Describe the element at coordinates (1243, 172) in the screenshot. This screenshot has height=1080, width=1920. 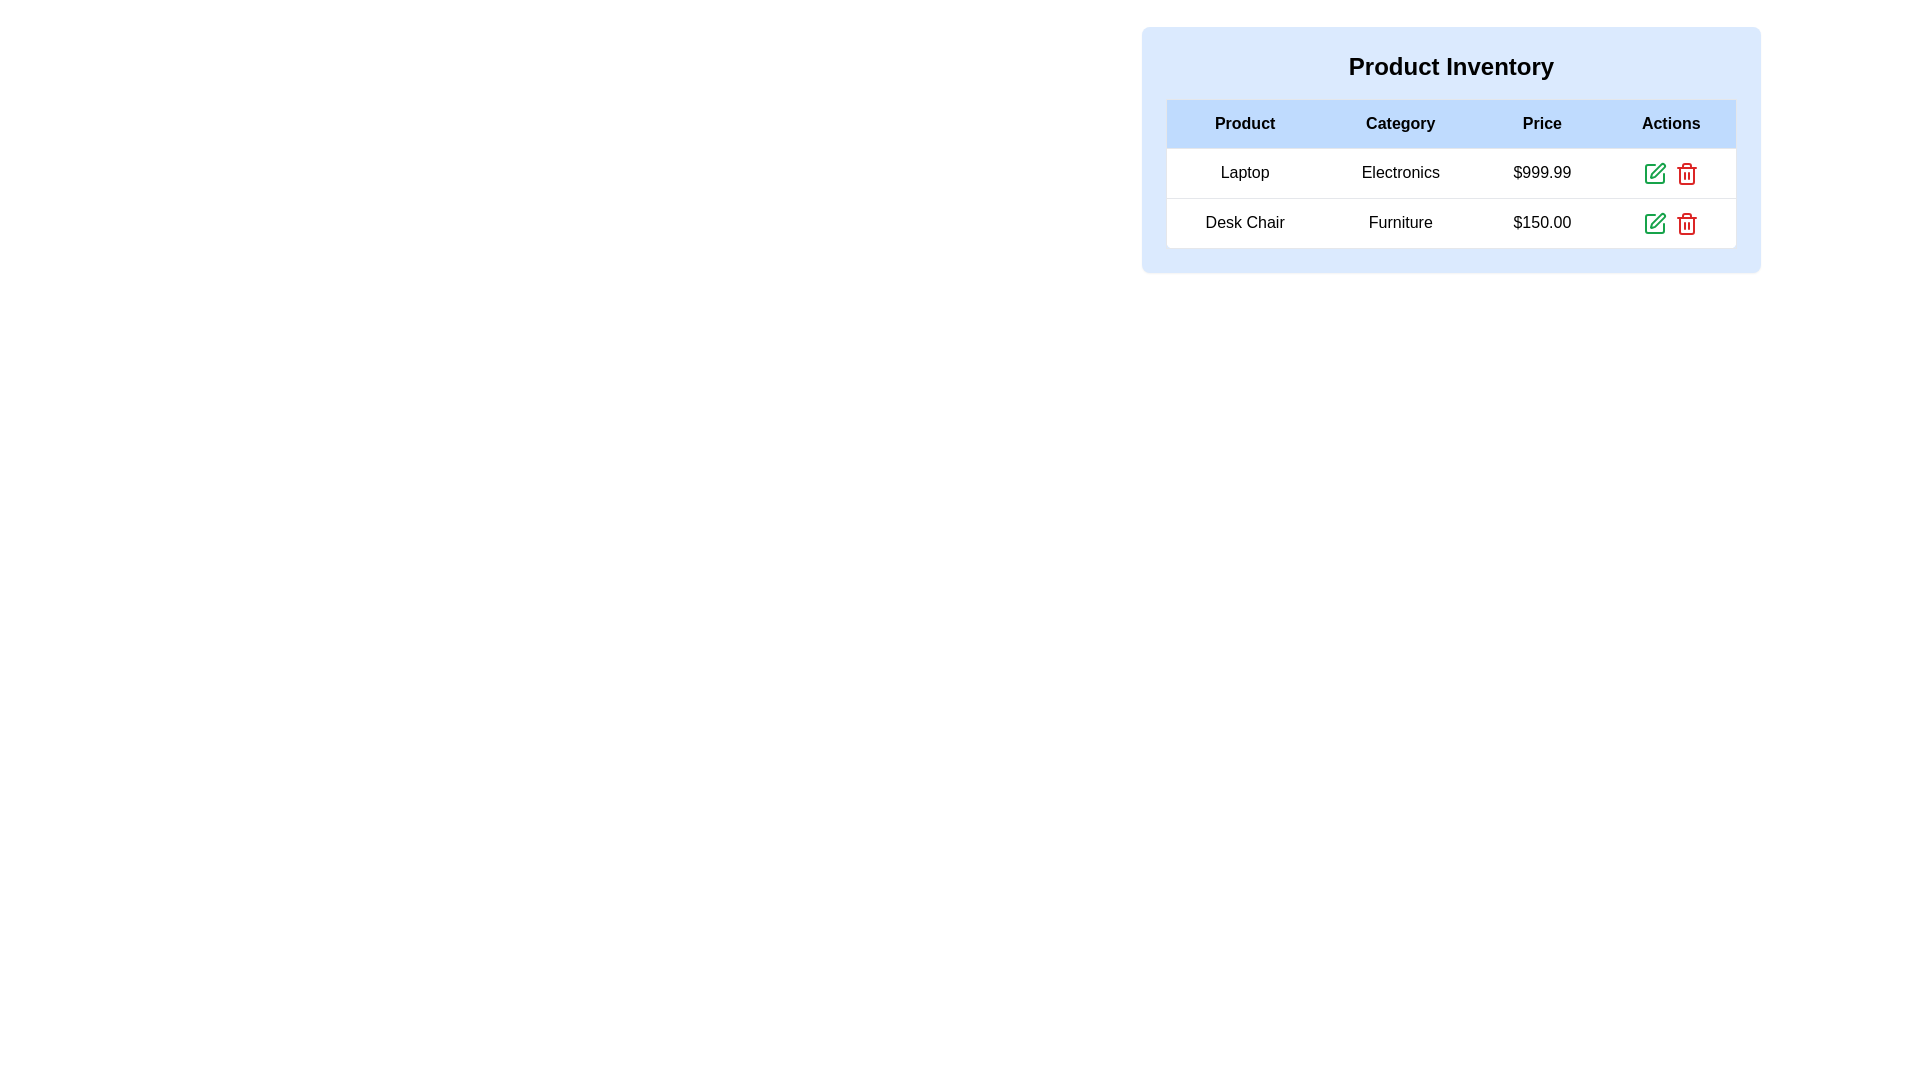
I see `the text label indicating the product name 'Laptop' in the first row of the table under the 'Product' column` at that location.